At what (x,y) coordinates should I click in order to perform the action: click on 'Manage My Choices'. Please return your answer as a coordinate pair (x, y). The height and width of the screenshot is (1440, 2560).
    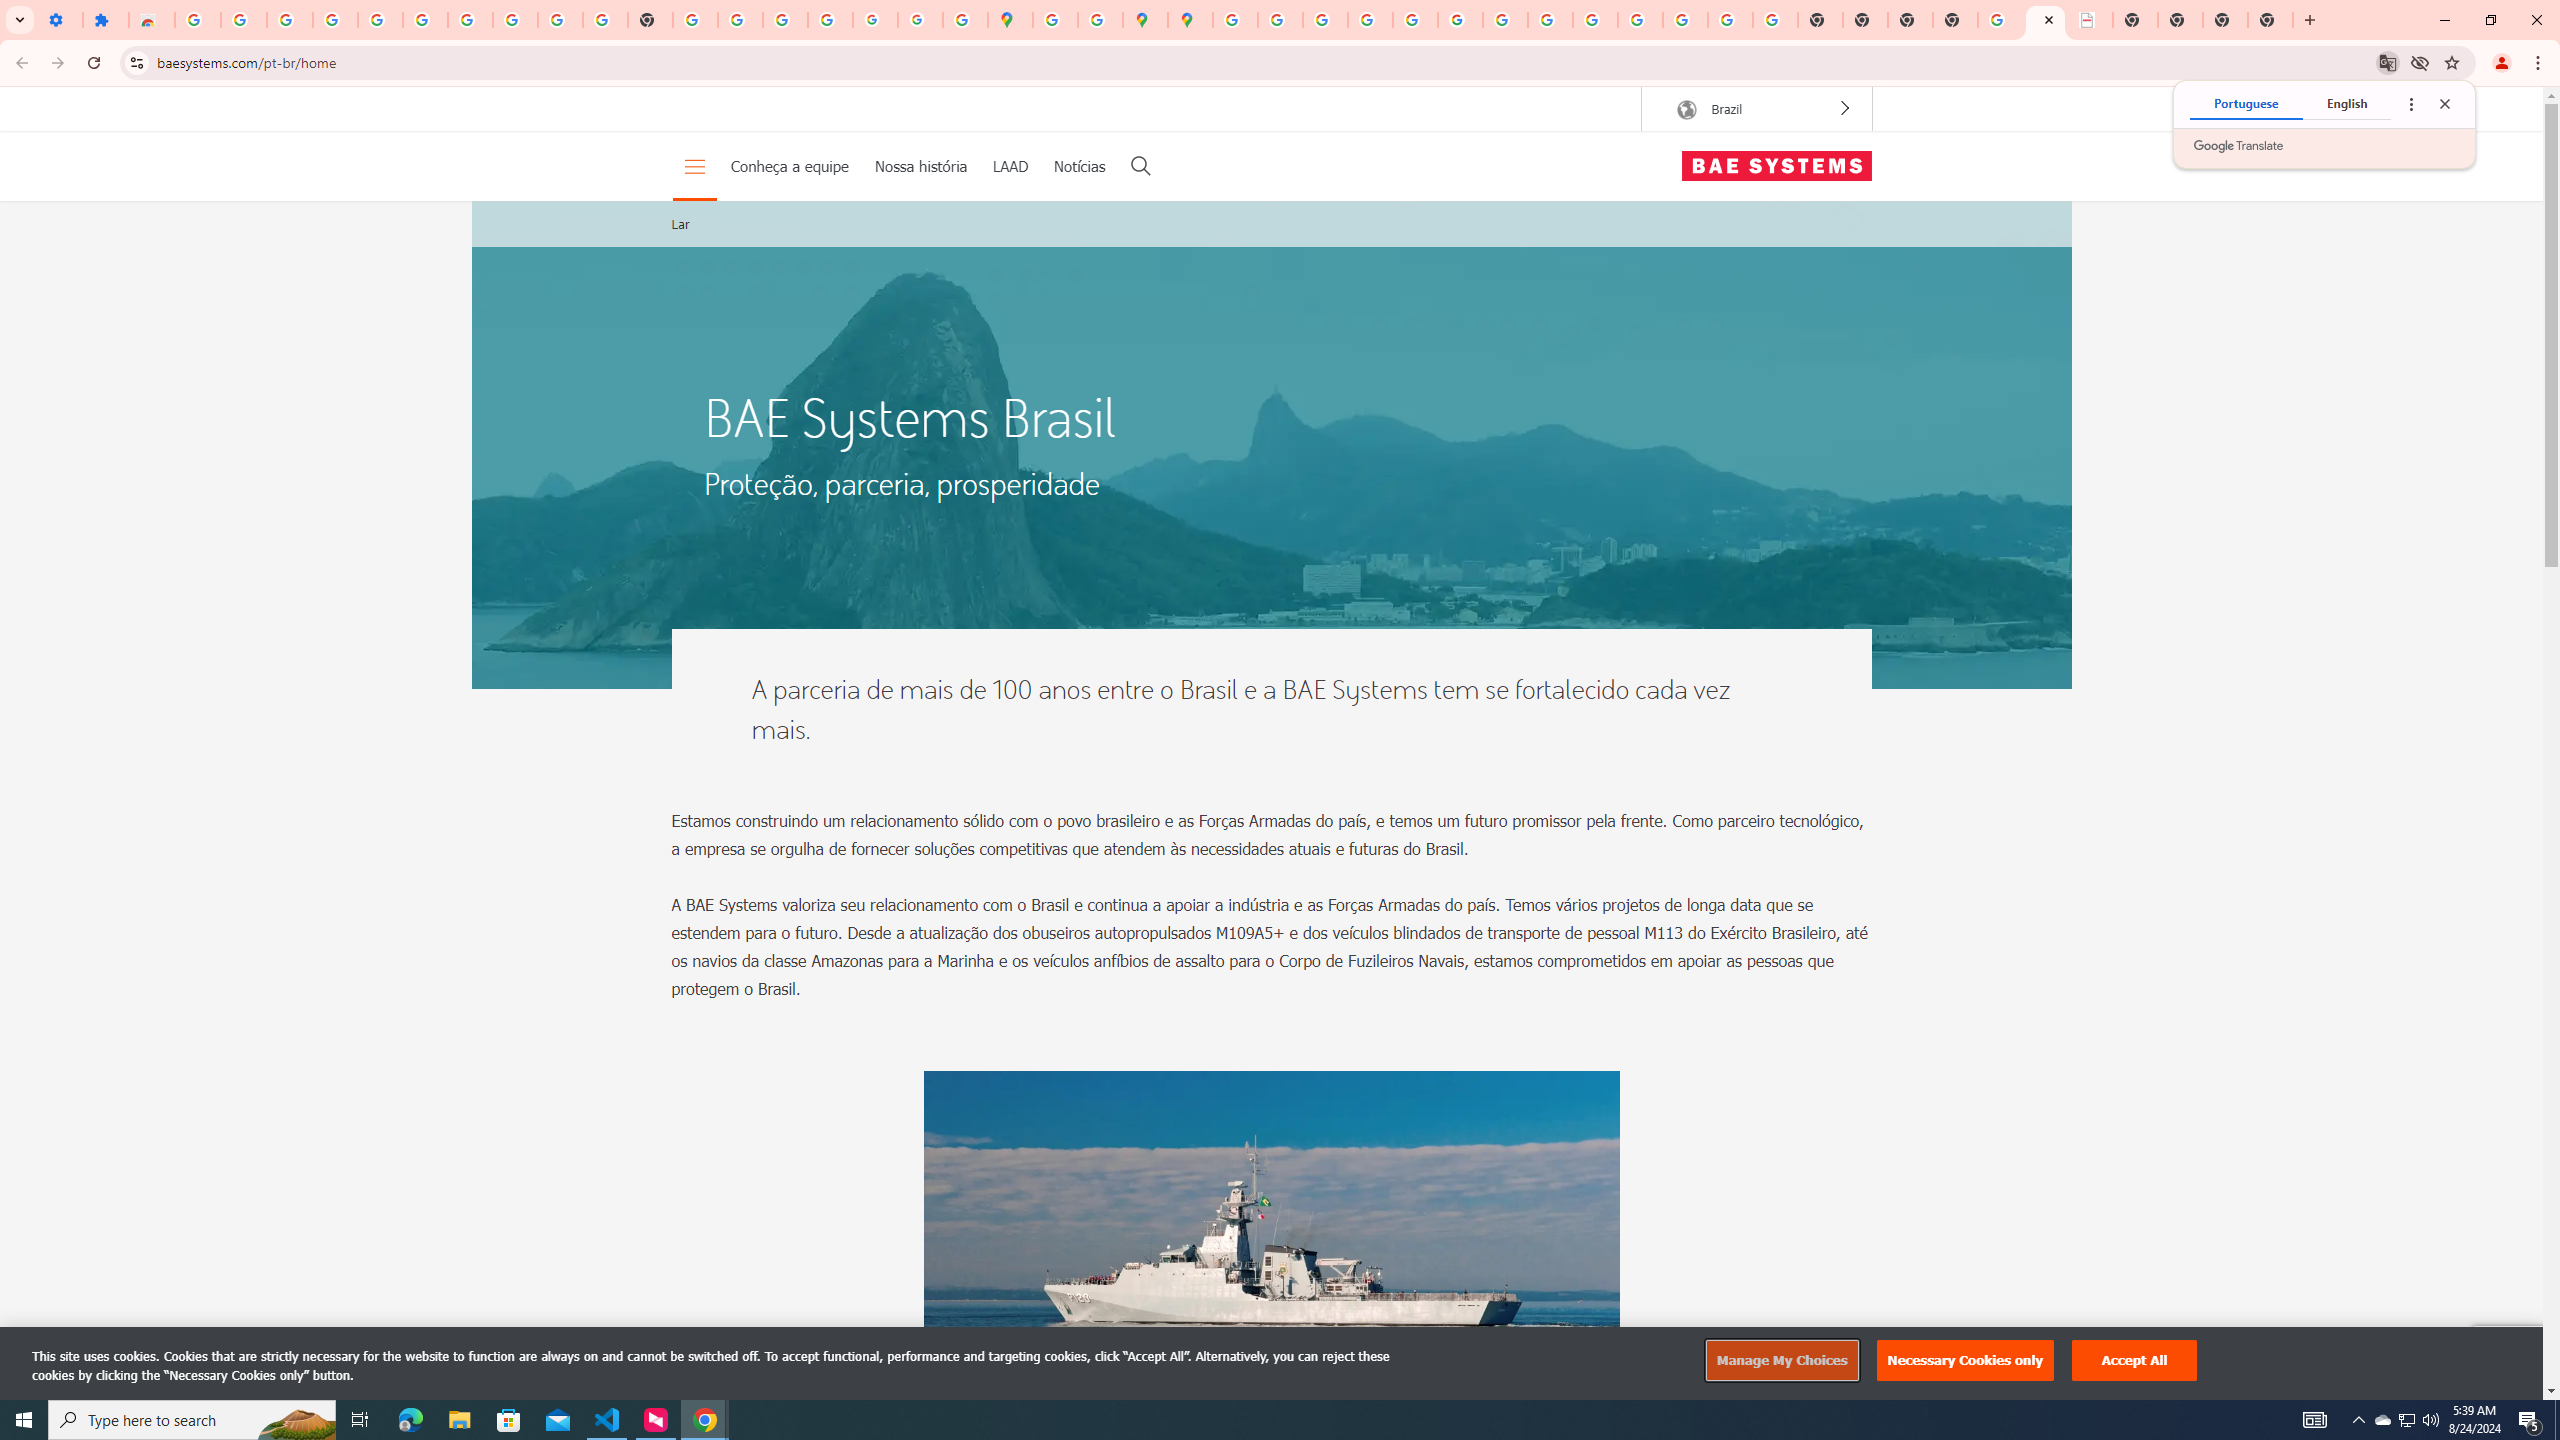
    Looking at the image, I should click on (1781, 1360).